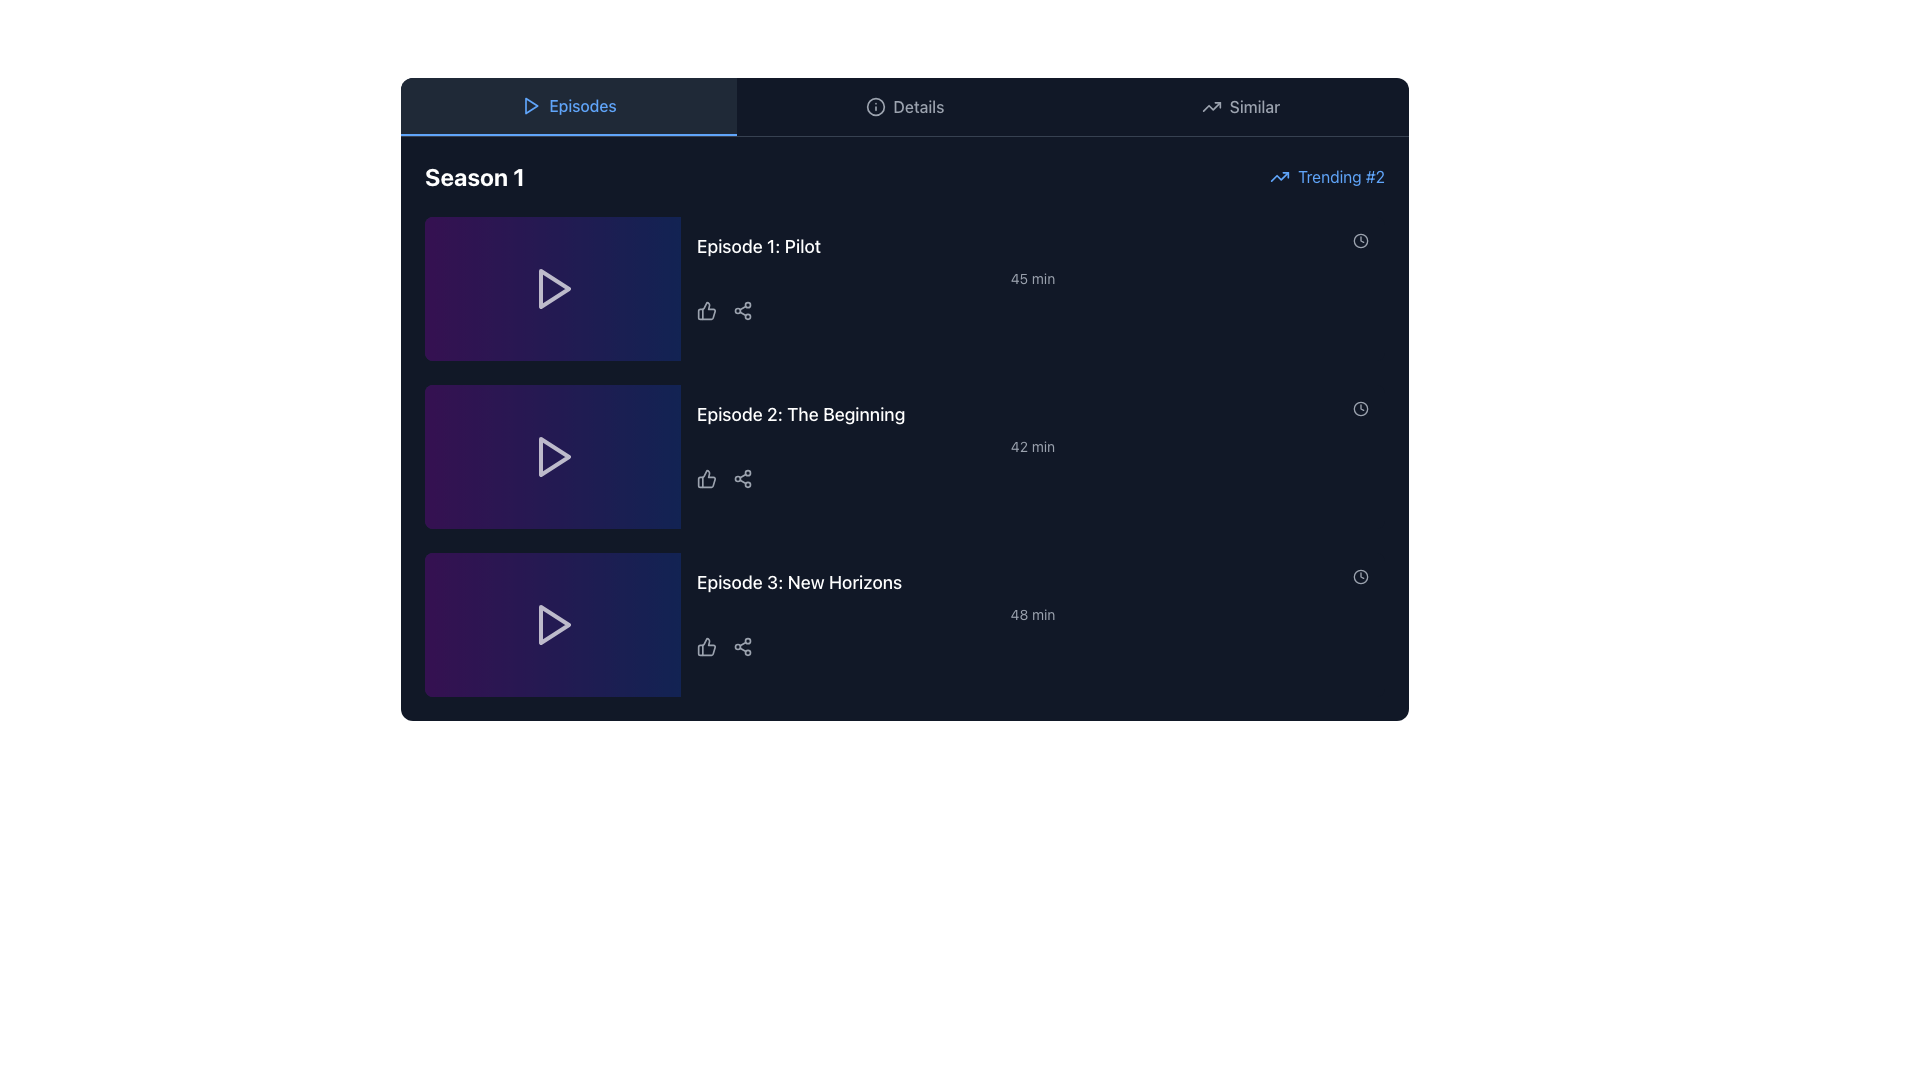 This screenshot has height=1080, width=1920. I want to click on the play button located in the first item of the 'Season 1' vertical list, so click(552, 289).